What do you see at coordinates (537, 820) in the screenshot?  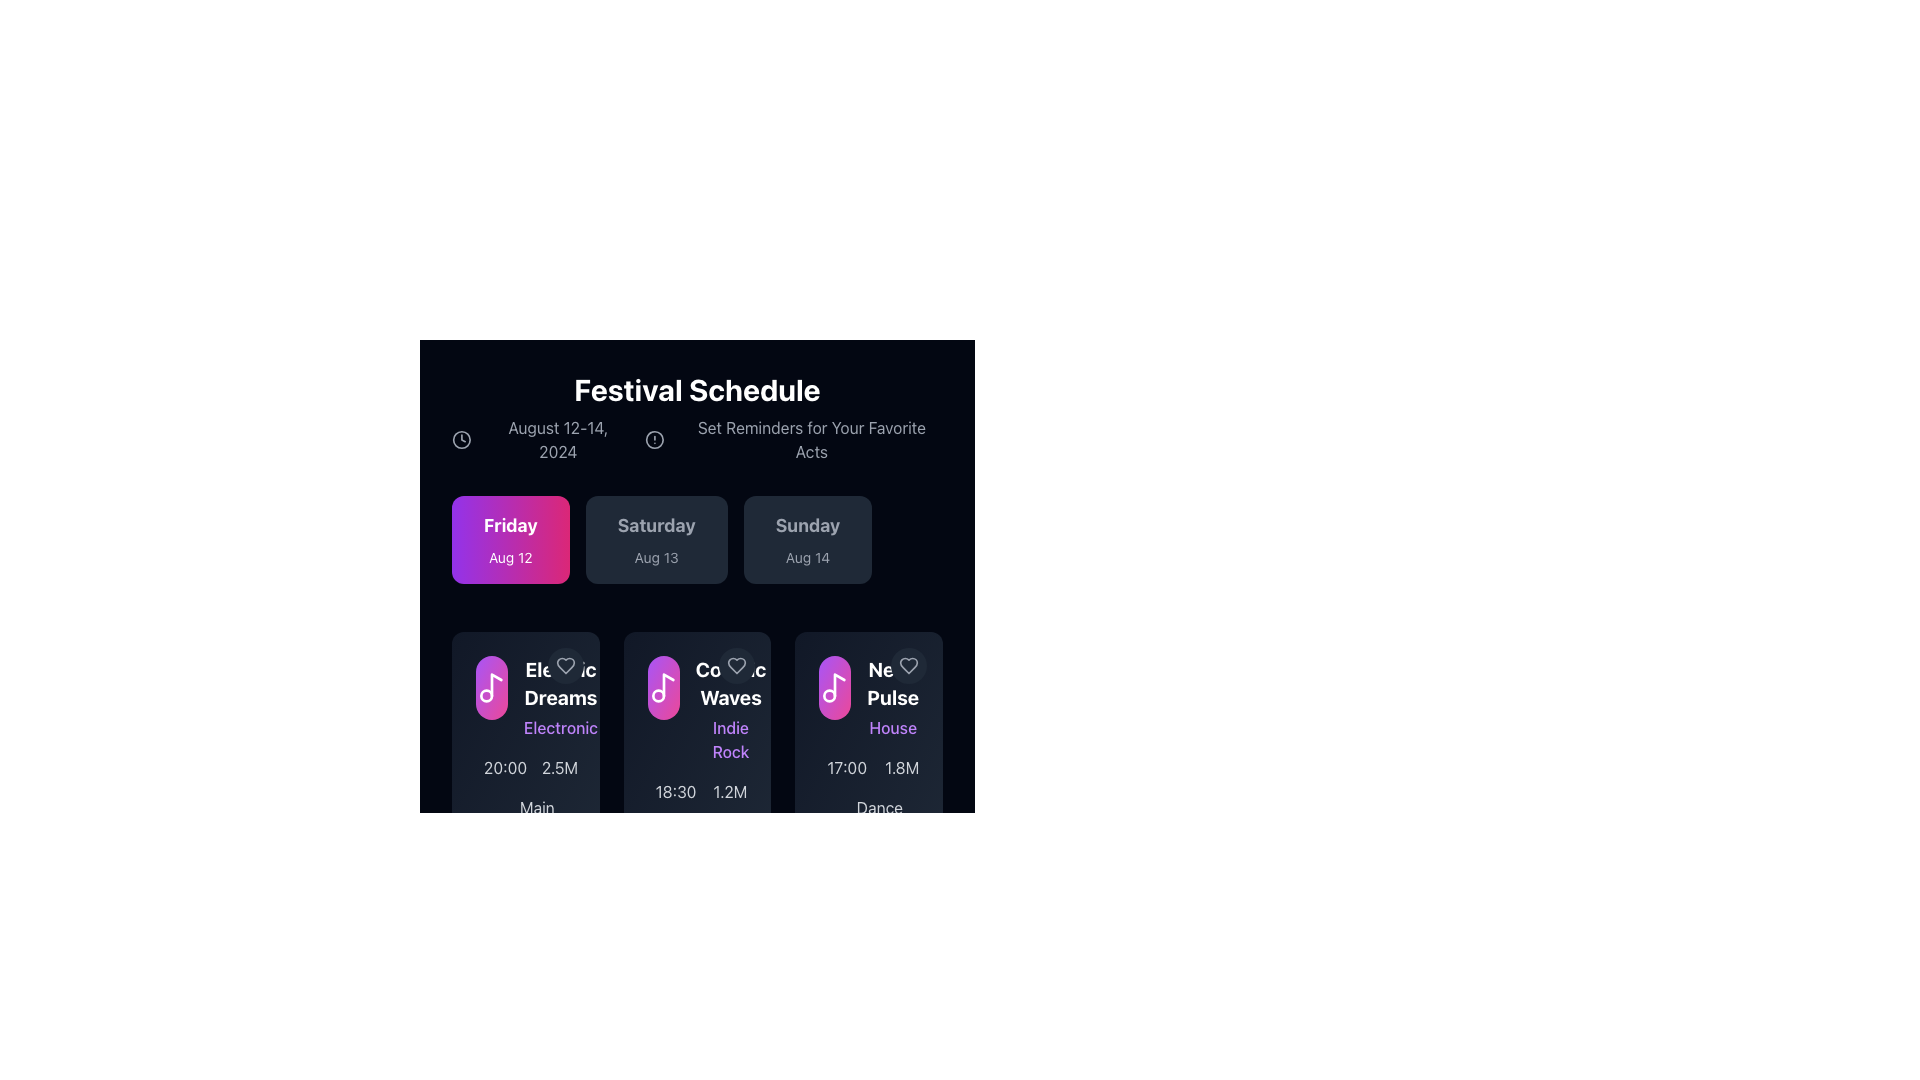 I see `the text label indicating the name or designation of a specific location within the event schedule interface` at bounding box center [537, 820].